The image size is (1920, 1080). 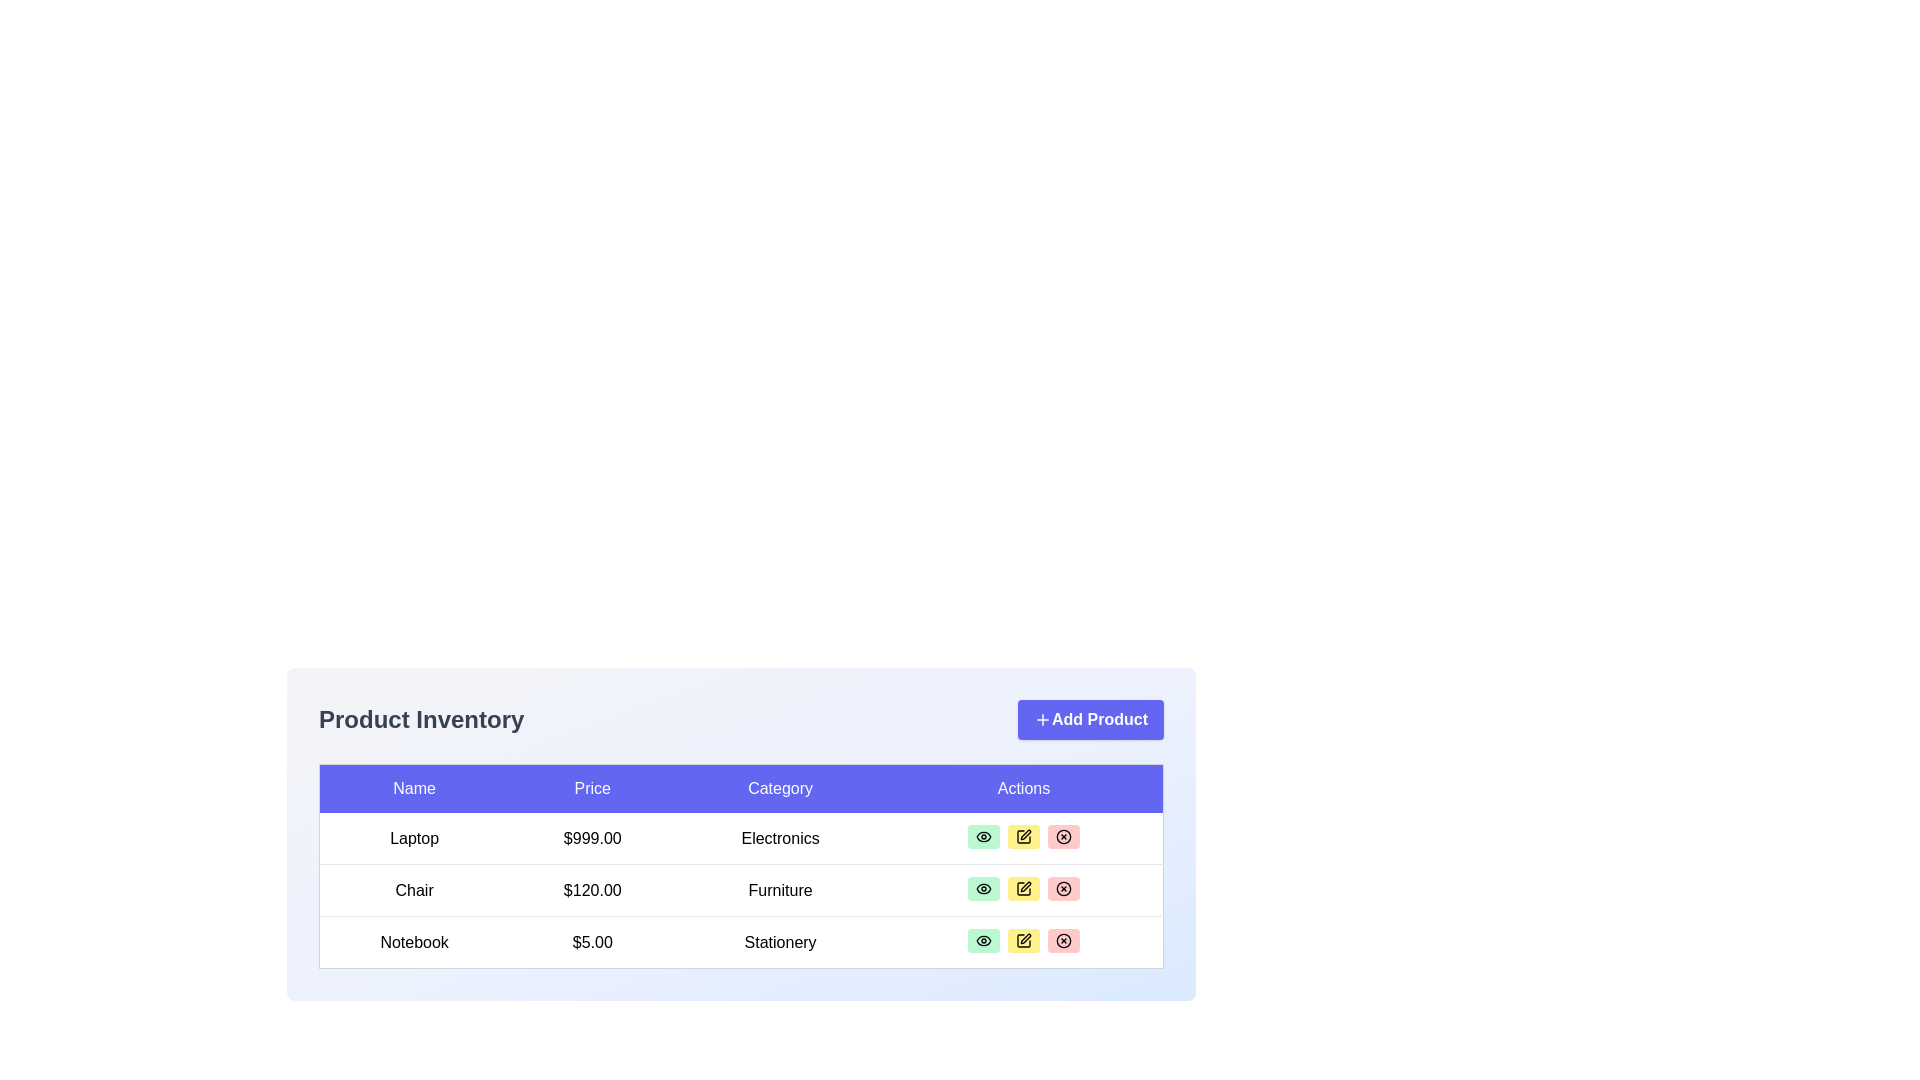 What do you see at coordinates (413, 889) in the screenshot?
I see `the bold, black text label 'Chair' located in the second row of the table under the 'Name' column` at bounding box center [413, 889].